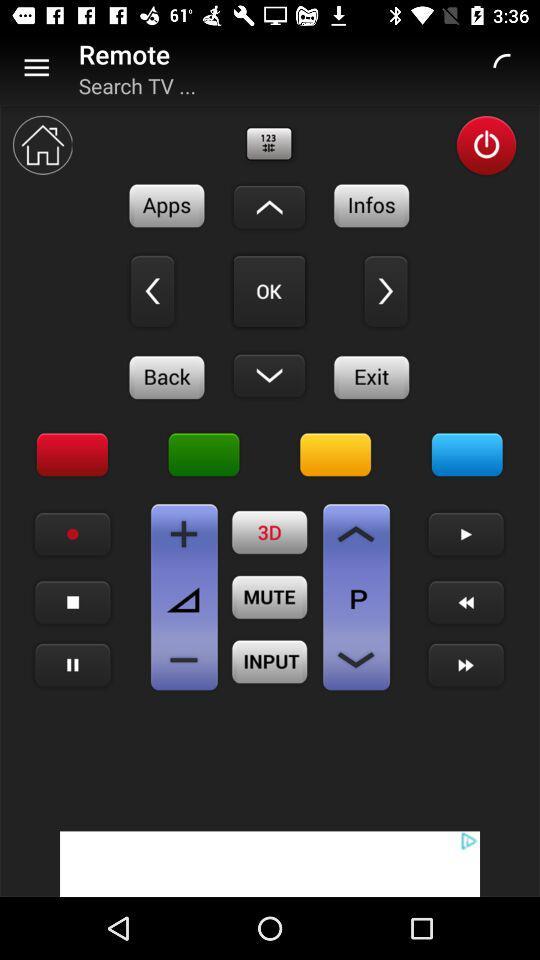 The width and height of the screenshot is (540, 960). Describe the element at coordinates (151, 290) in the screenshot. I see `the arrow_backward icon` at that location.